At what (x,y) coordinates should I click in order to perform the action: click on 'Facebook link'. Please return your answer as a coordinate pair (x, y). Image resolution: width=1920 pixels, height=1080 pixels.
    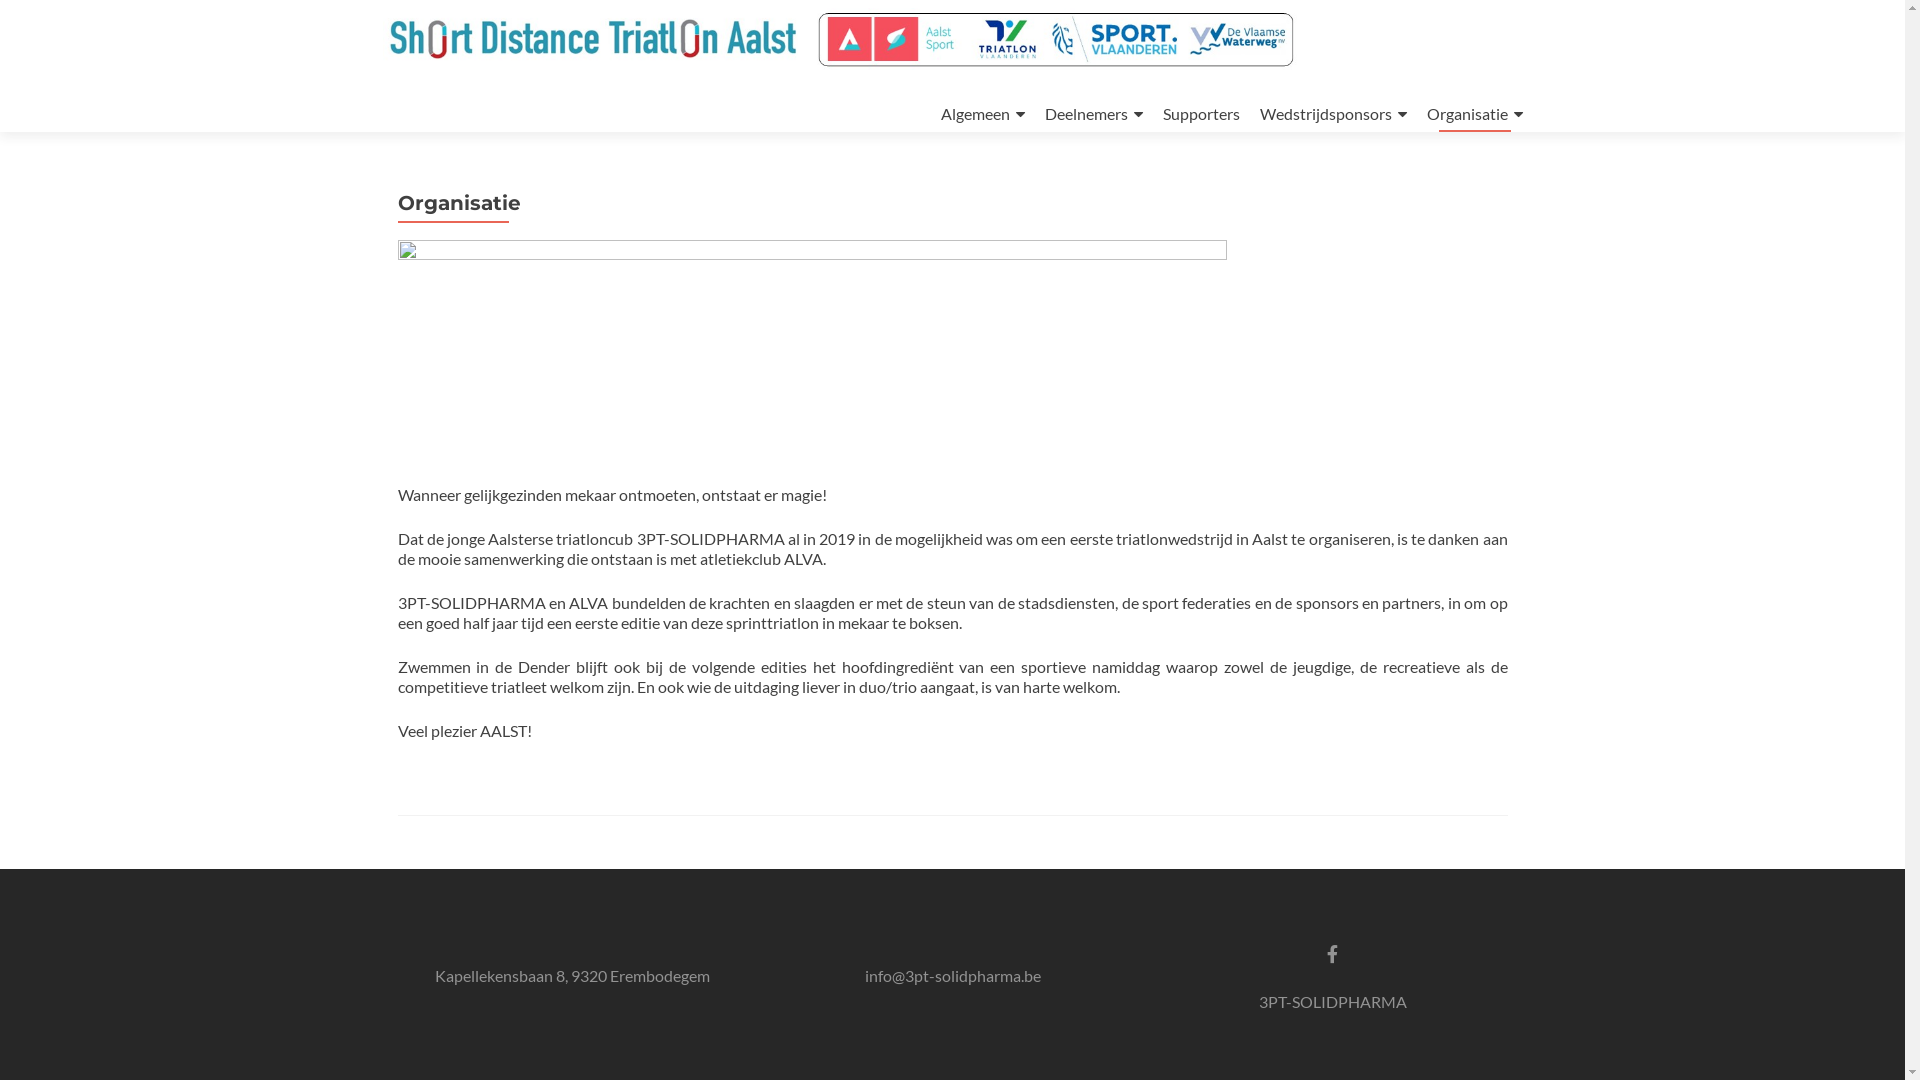
    Looking at the image, I should click on (1326, 951).